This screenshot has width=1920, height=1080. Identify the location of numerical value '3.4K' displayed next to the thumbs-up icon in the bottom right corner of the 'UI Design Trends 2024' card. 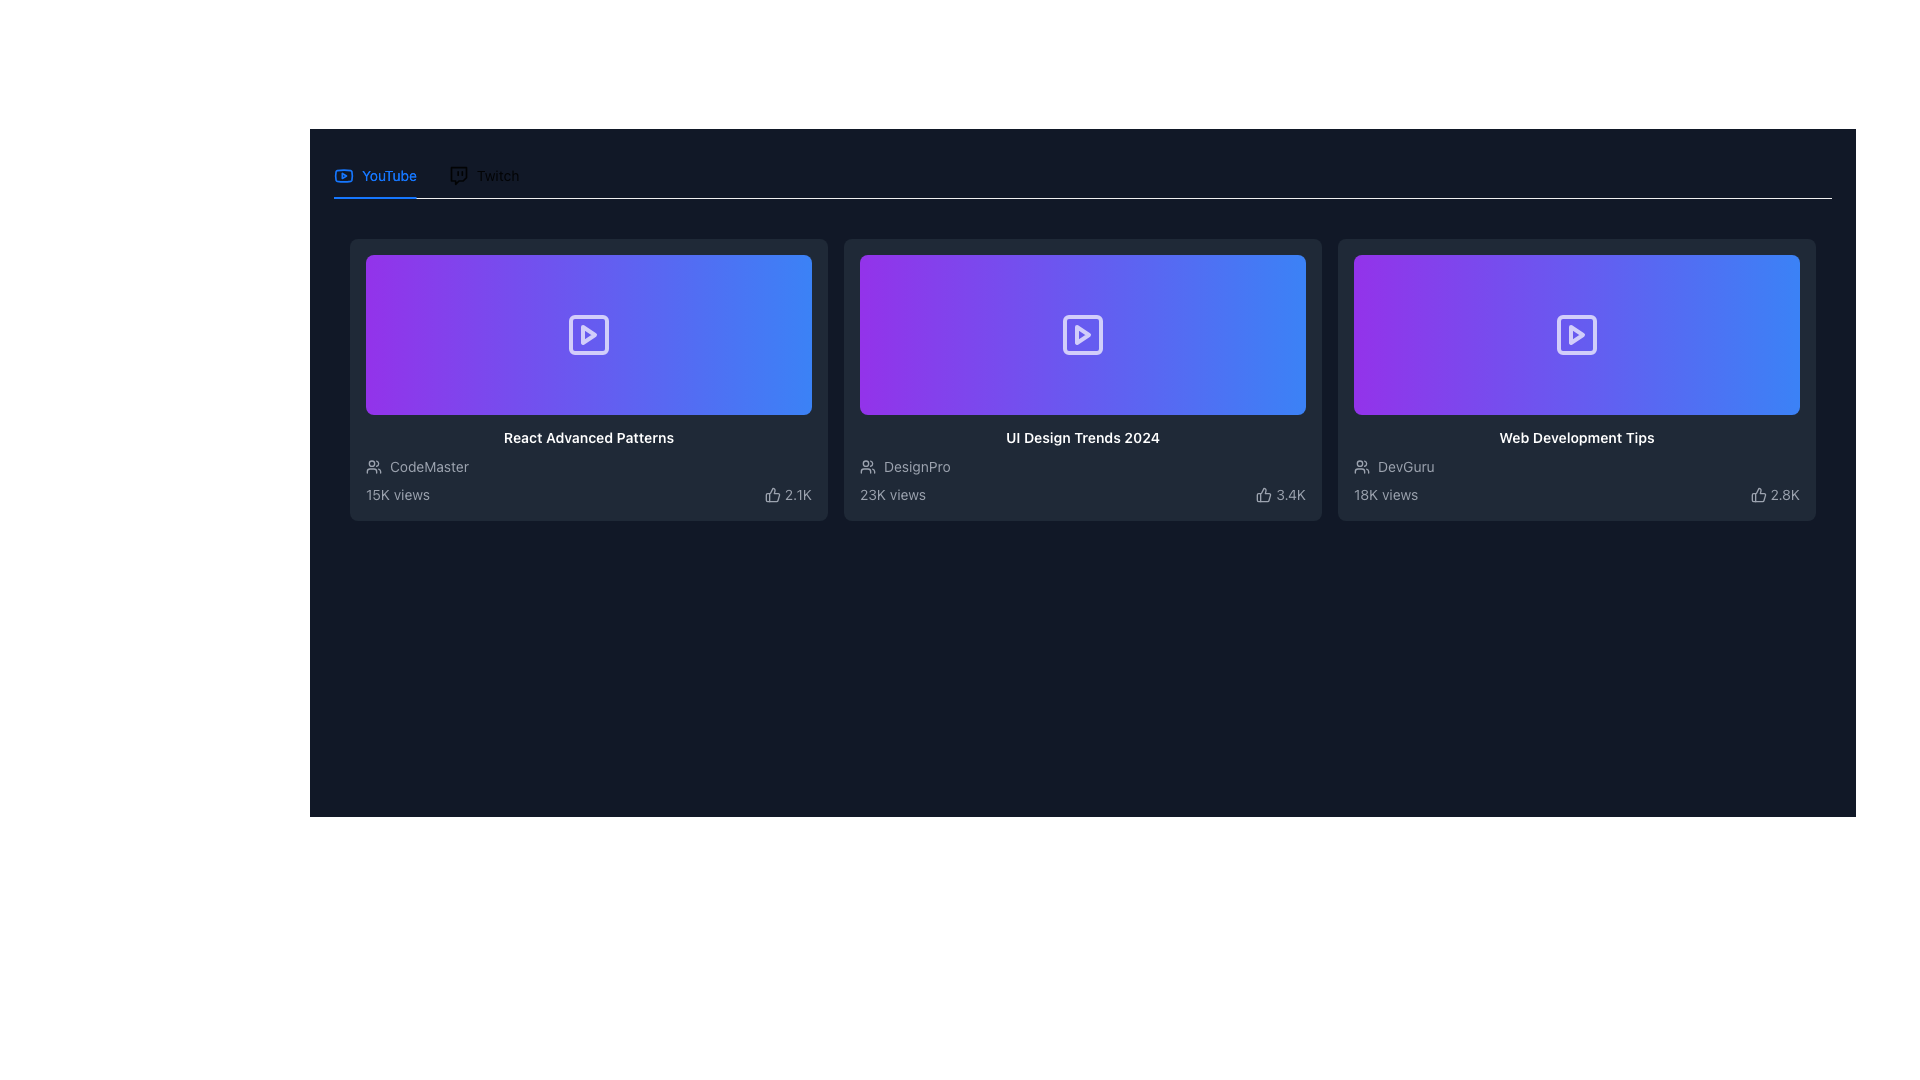
(1281, 494).